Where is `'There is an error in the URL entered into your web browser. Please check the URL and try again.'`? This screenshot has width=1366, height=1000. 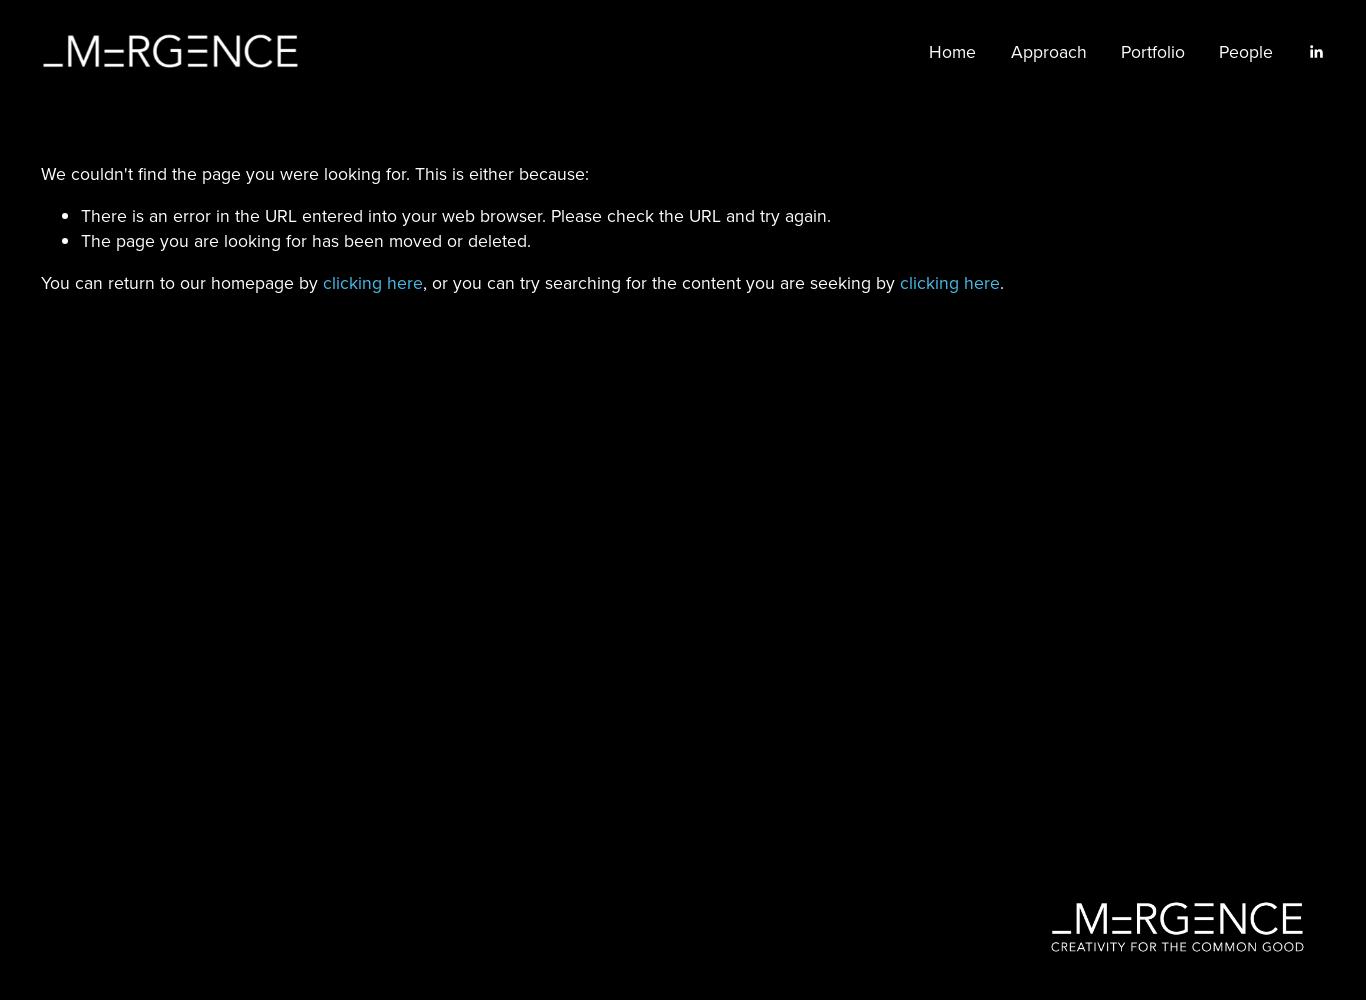 'There is an error in the URL entered into your web browser. Please check the URL and try again.' is located at coordinates (454, 214).